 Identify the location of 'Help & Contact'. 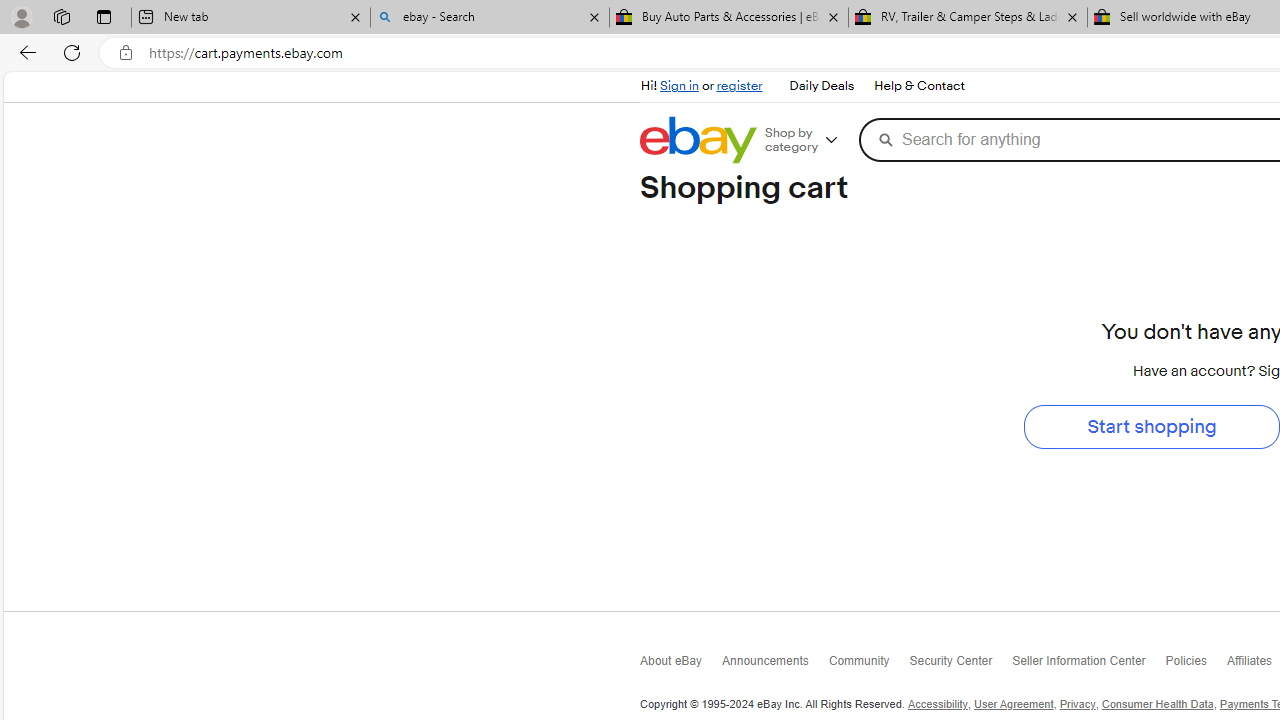
(917, 85).